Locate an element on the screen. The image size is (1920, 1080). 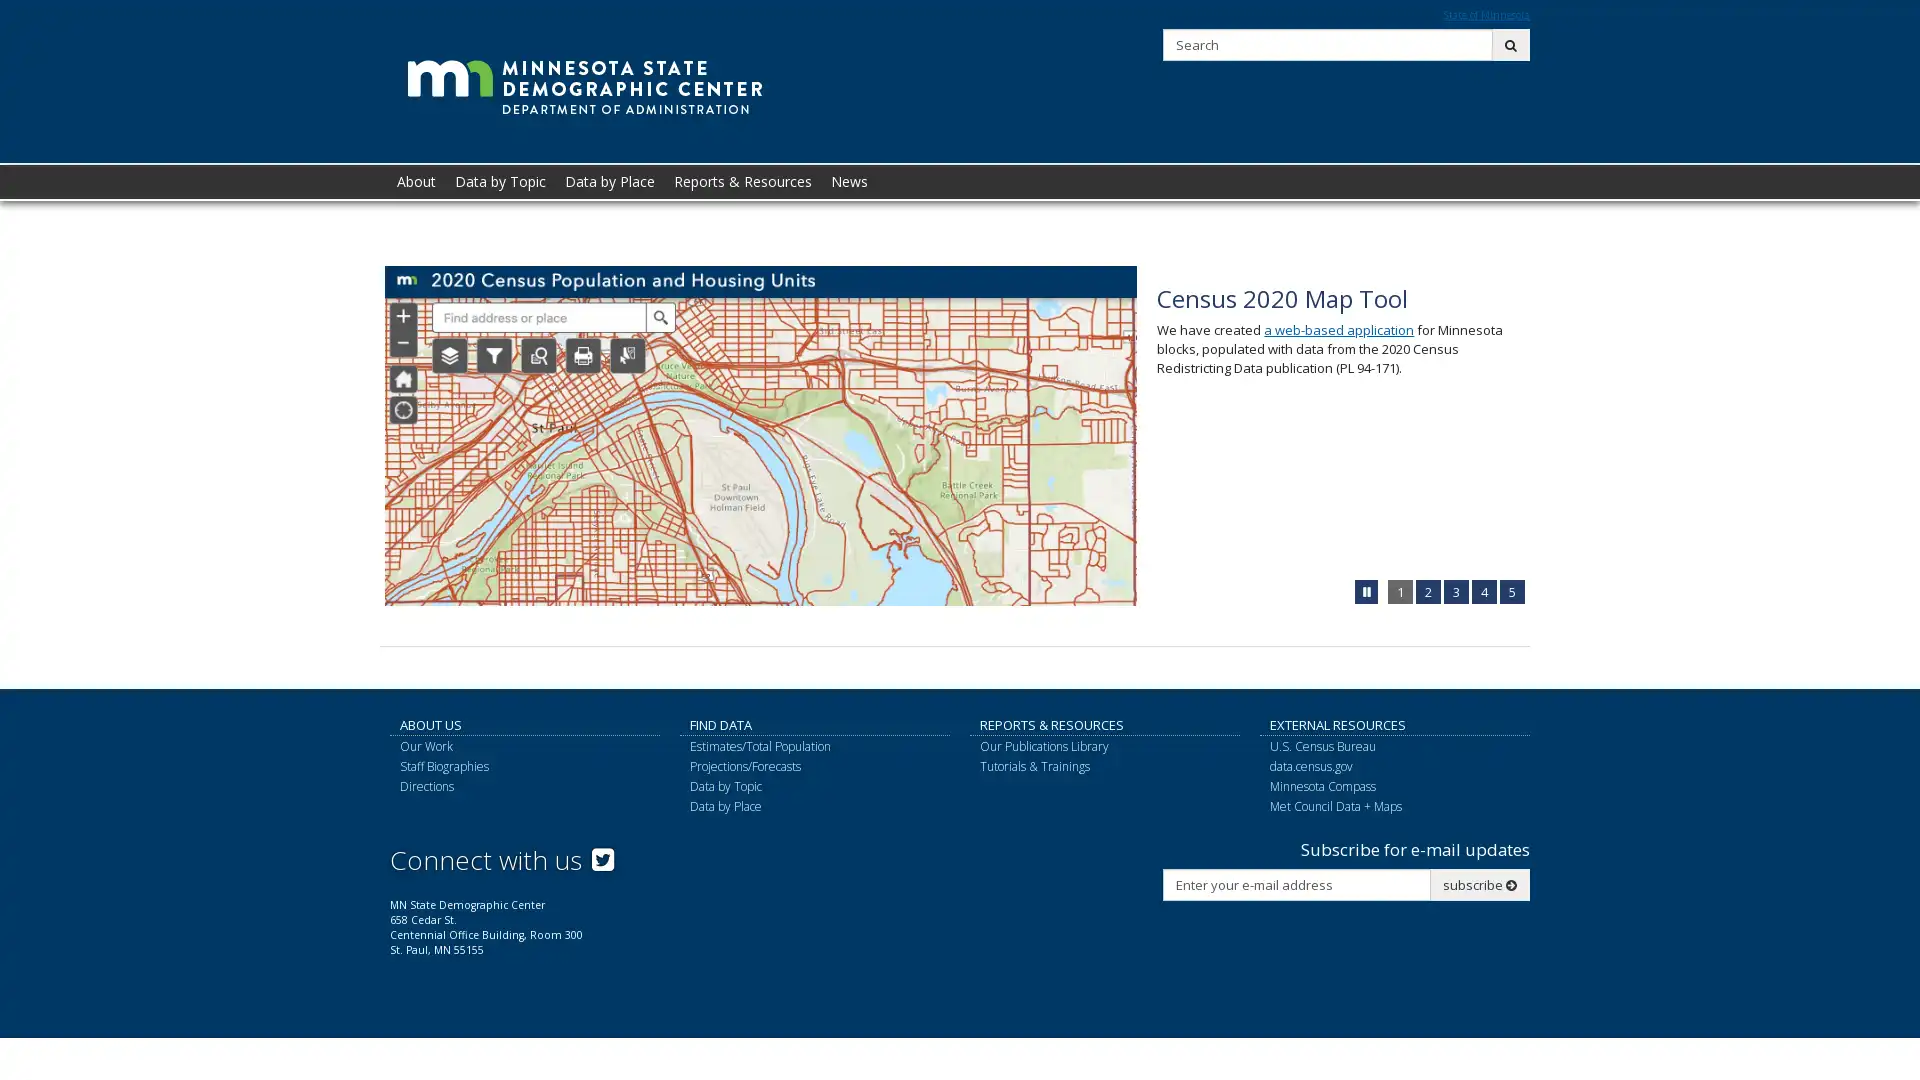
subscribe is located at coordinates (1478, 883).